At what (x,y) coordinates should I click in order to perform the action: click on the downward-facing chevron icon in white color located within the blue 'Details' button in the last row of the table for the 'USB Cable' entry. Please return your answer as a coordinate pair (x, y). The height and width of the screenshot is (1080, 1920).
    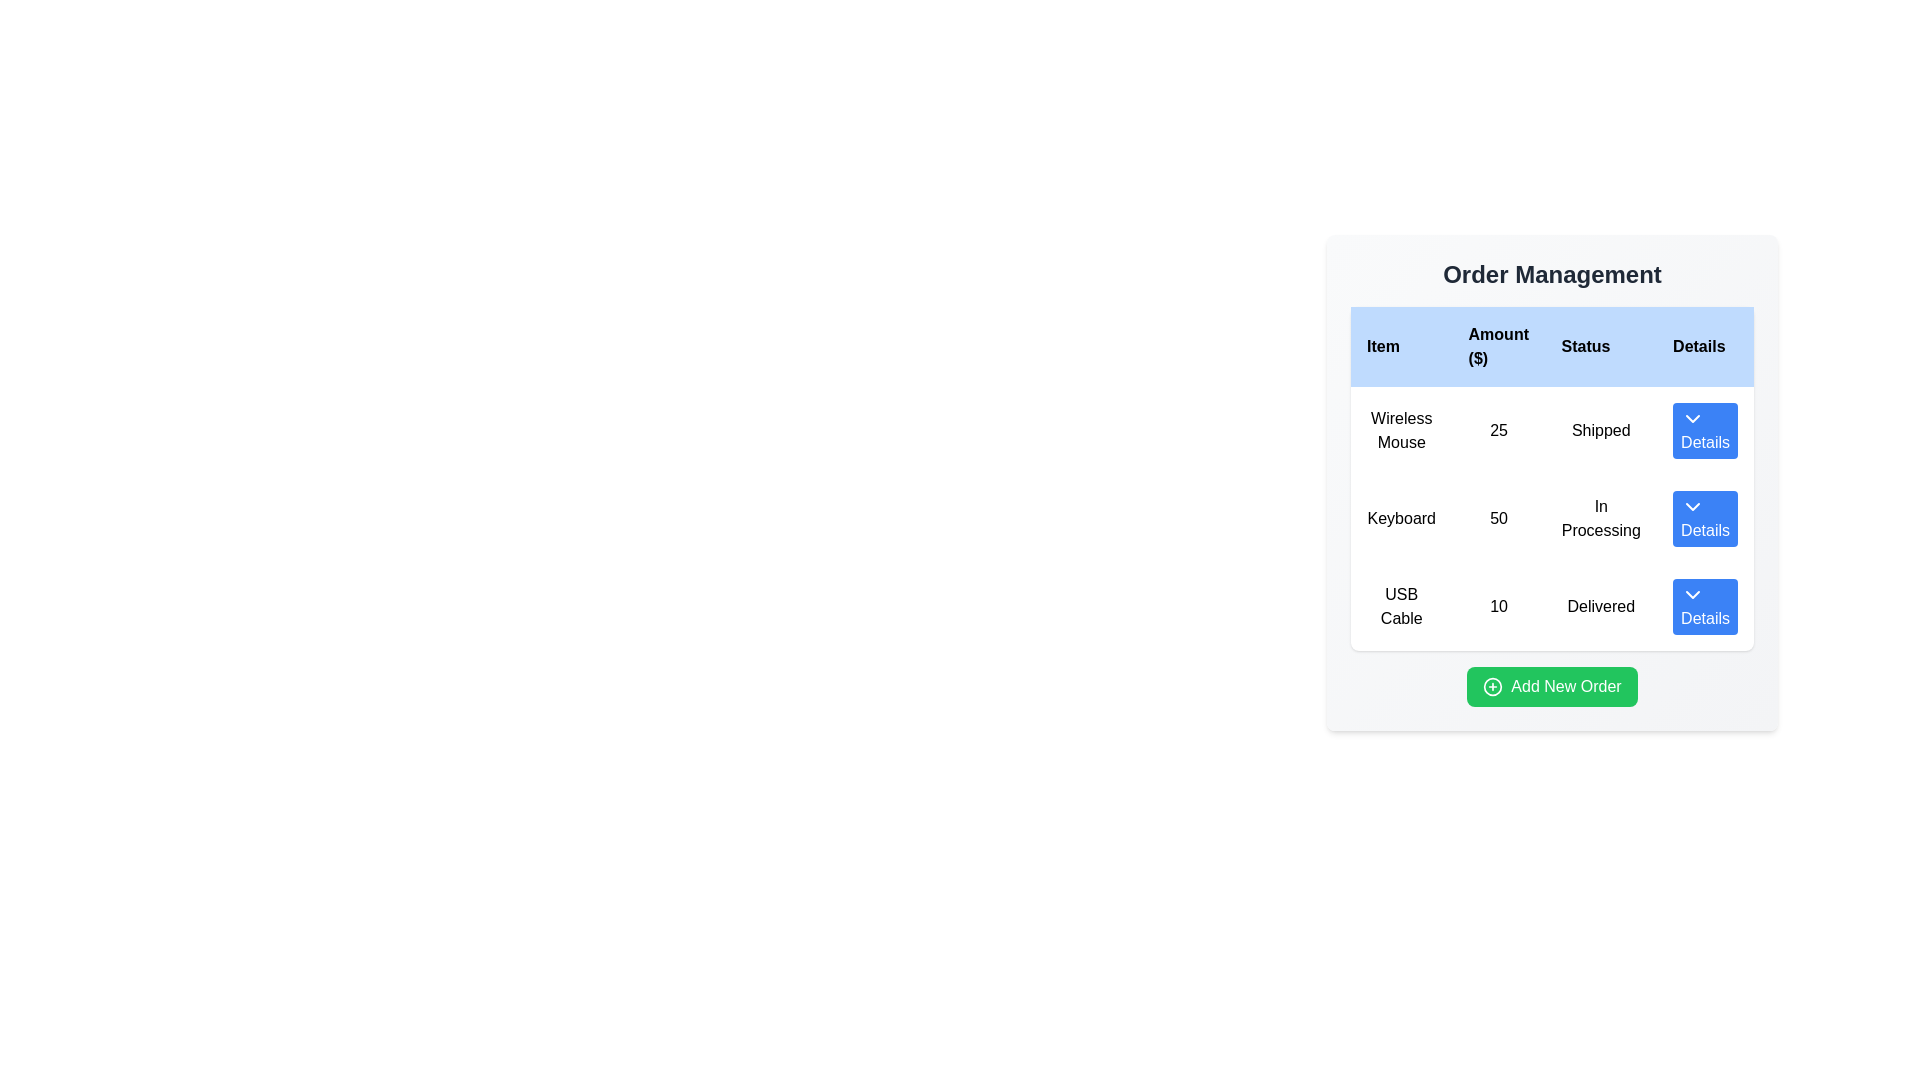
    Looking at the image, I should click on (1692, 593).